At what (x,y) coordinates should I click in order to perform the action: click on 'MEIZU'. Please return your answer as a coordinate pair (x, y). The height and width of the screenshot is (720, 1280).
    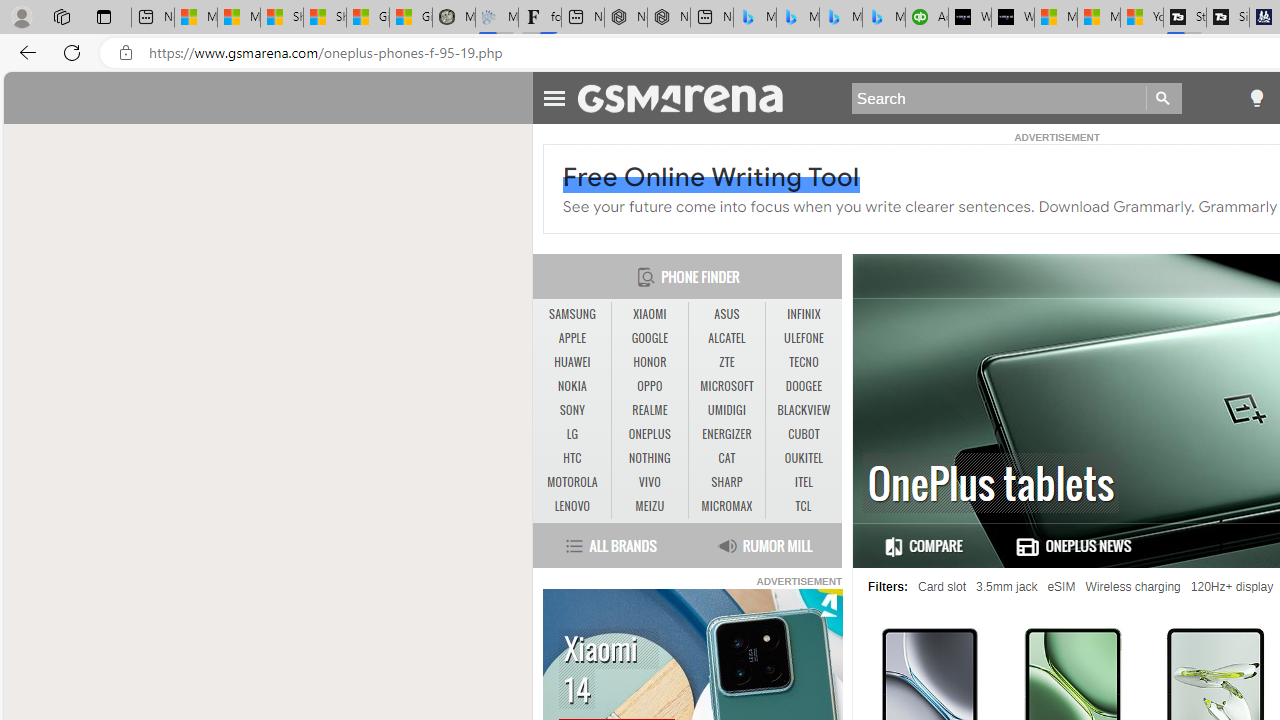
    Looking at the image, I should click on (650, 505).